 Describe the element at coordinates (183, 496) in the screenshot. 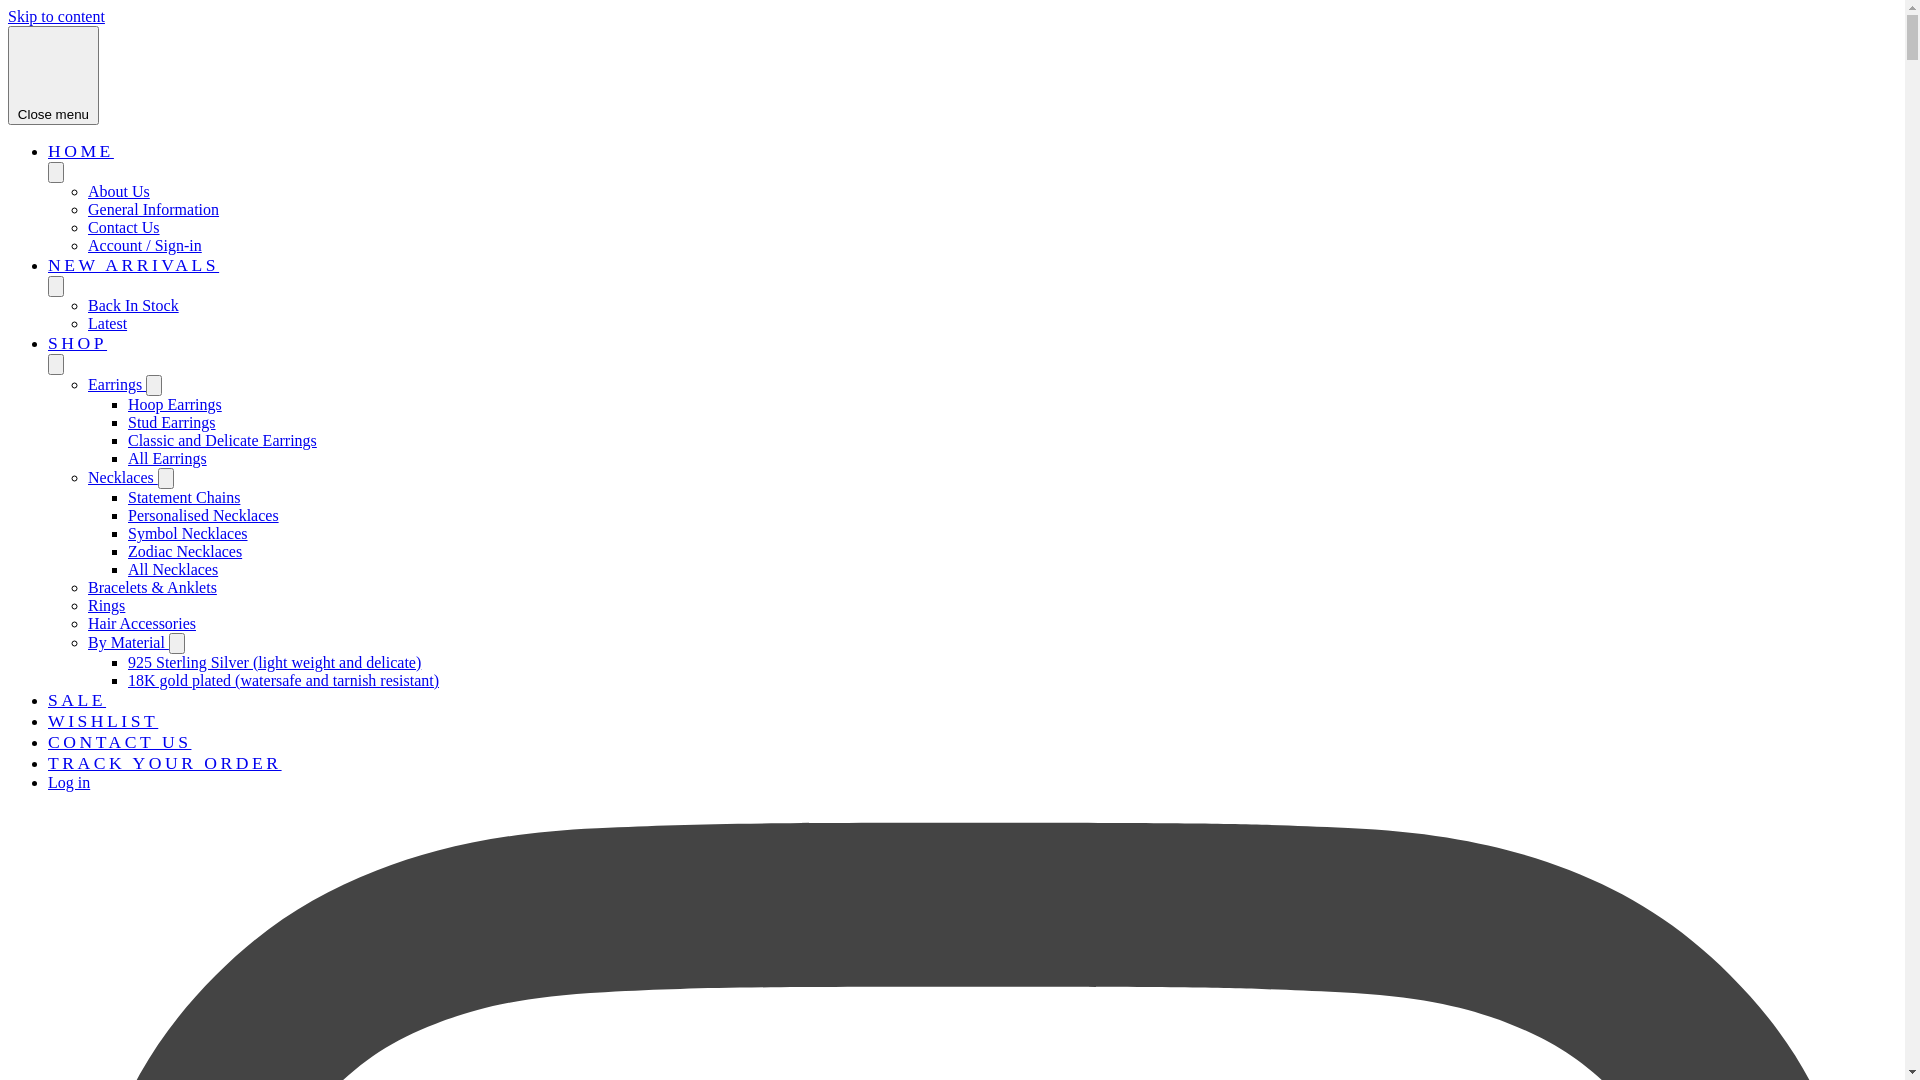

I see `'Statement Chains'` at that location.